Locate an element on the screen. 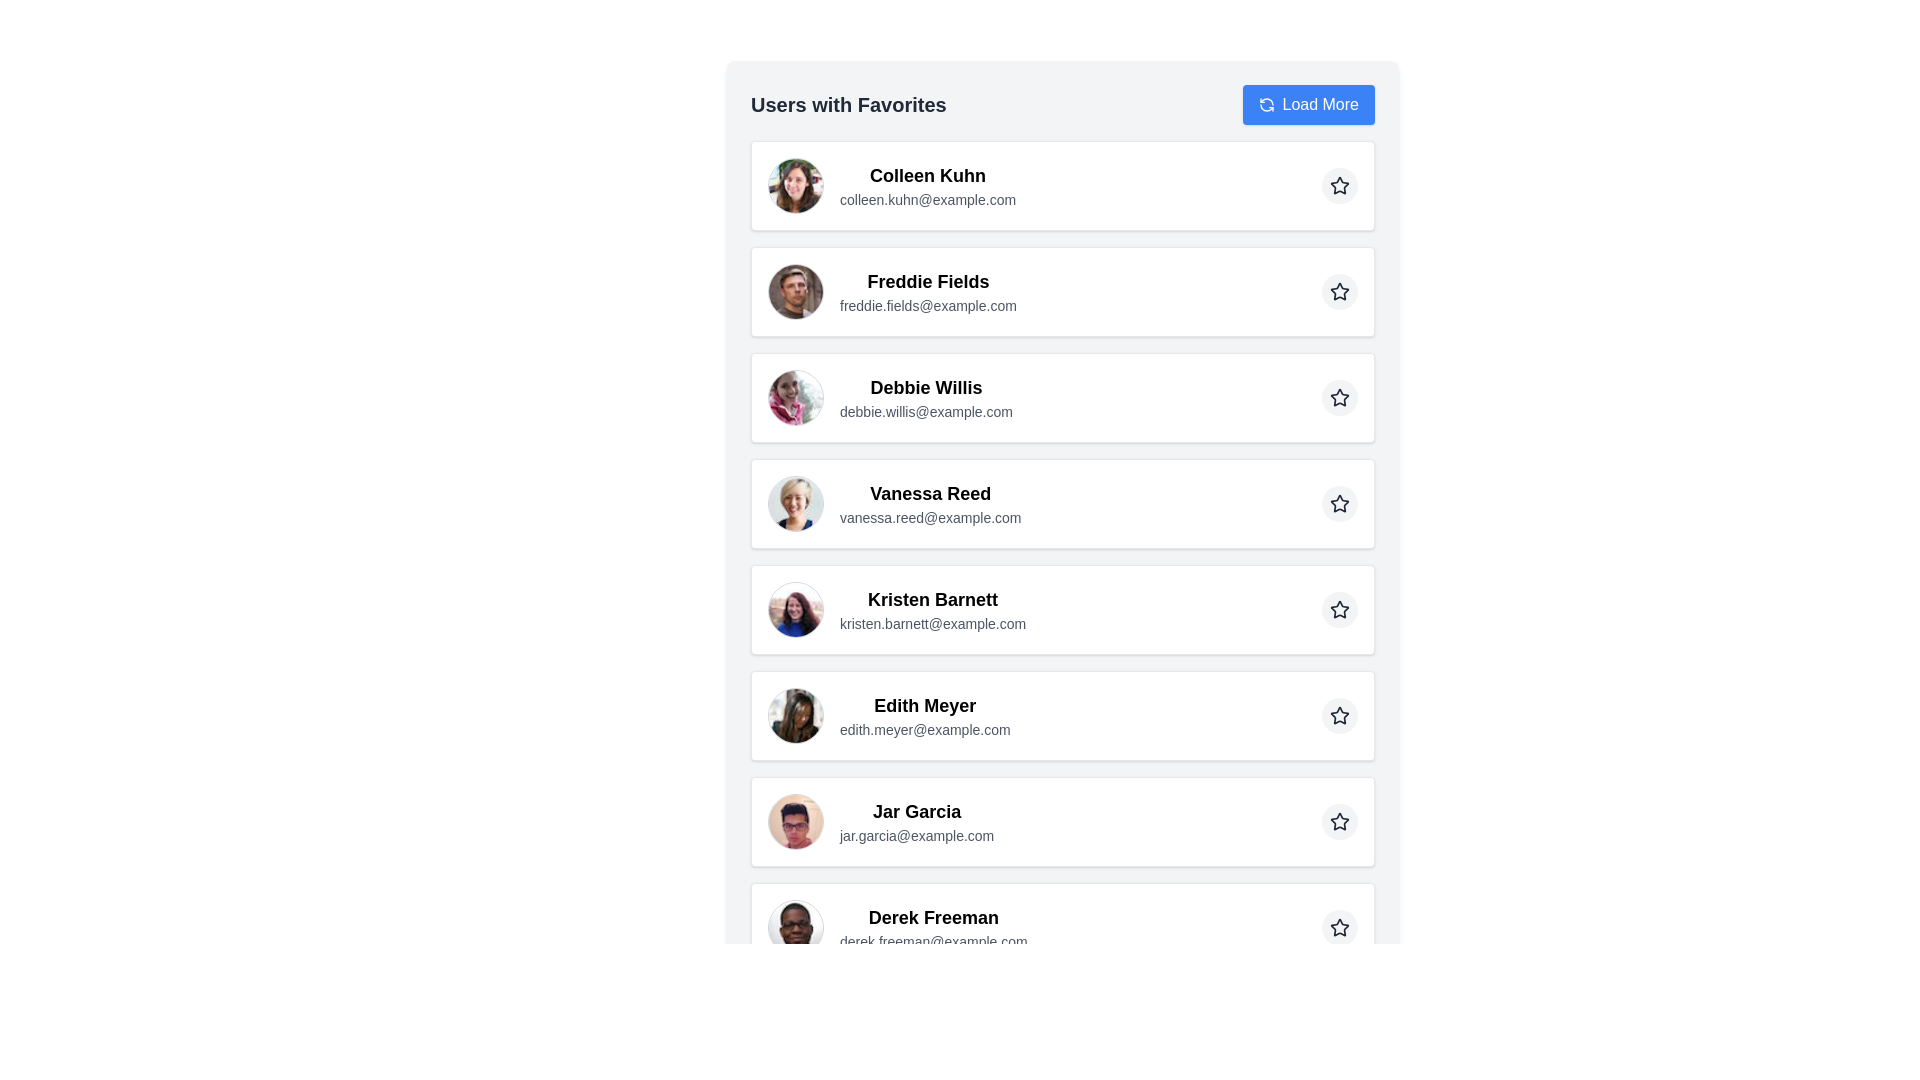  the text display label for 'Freddie Fields' to provide visual focus or display a tooltip is located at coordinates (927, 281).